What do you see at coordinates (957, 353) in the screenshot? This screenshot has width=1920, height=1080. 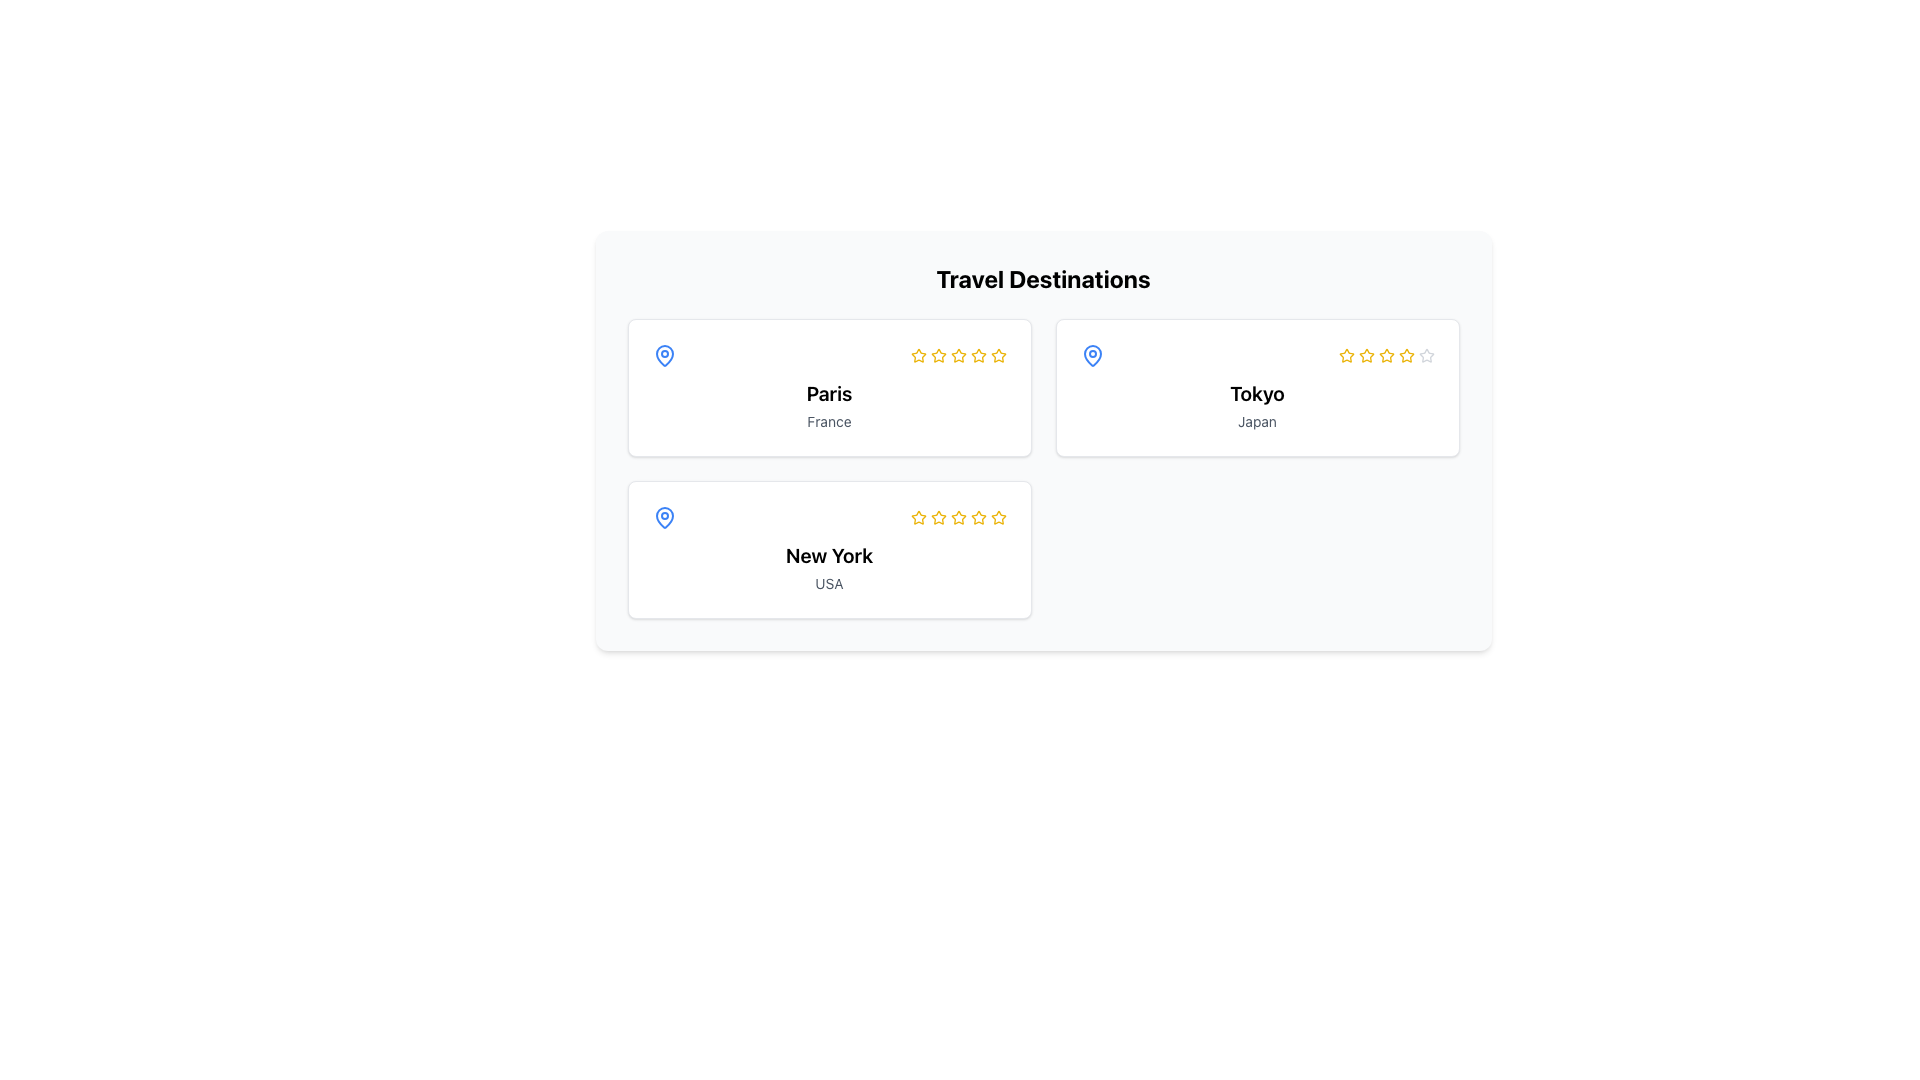 I see `the yellow star icon, which is the third star in the rating section of the 'Paris, France' destination card` at bounding box center [957, 353].